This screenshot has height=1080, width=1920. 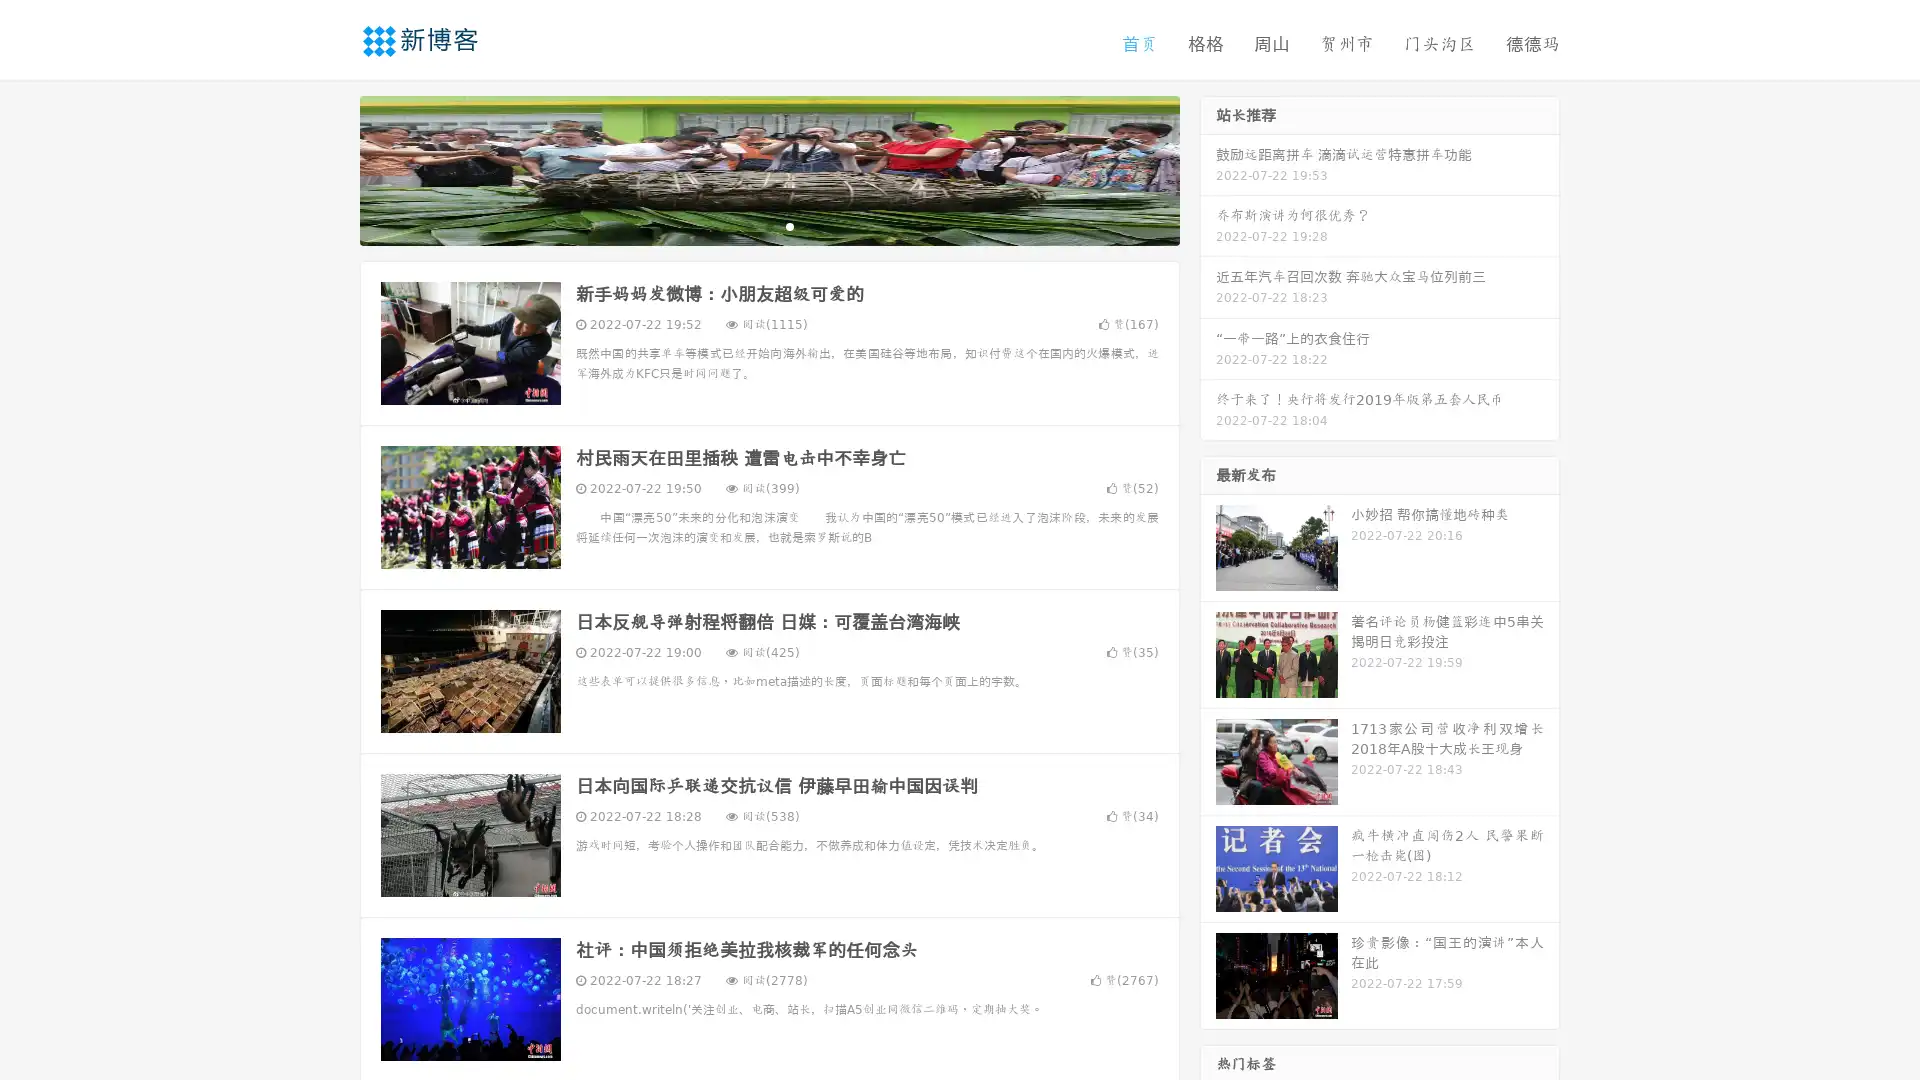 I want to click on Go to slide 2, so click(x=768, y=225).